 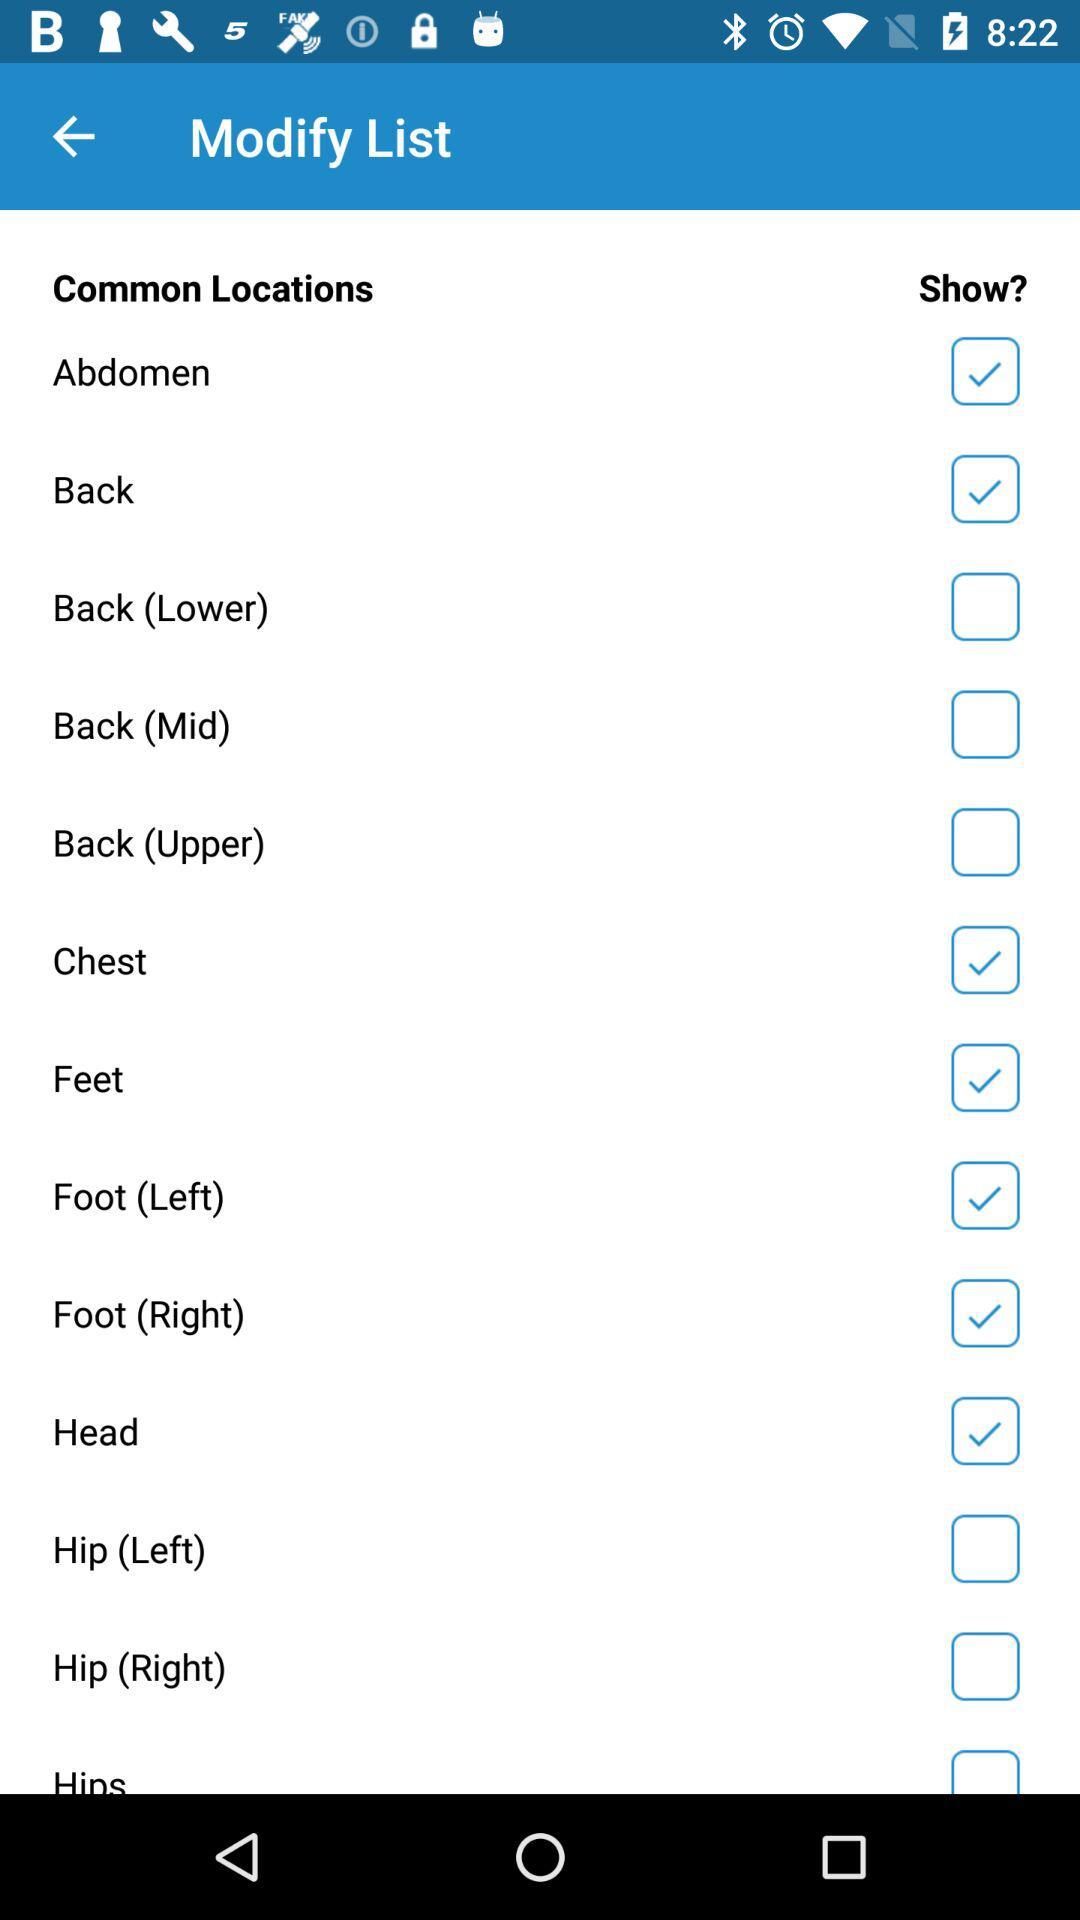 What do you see at coordinates (984, 1429) in the screenshot?
I see `head` at bounding box center [984, 1429].